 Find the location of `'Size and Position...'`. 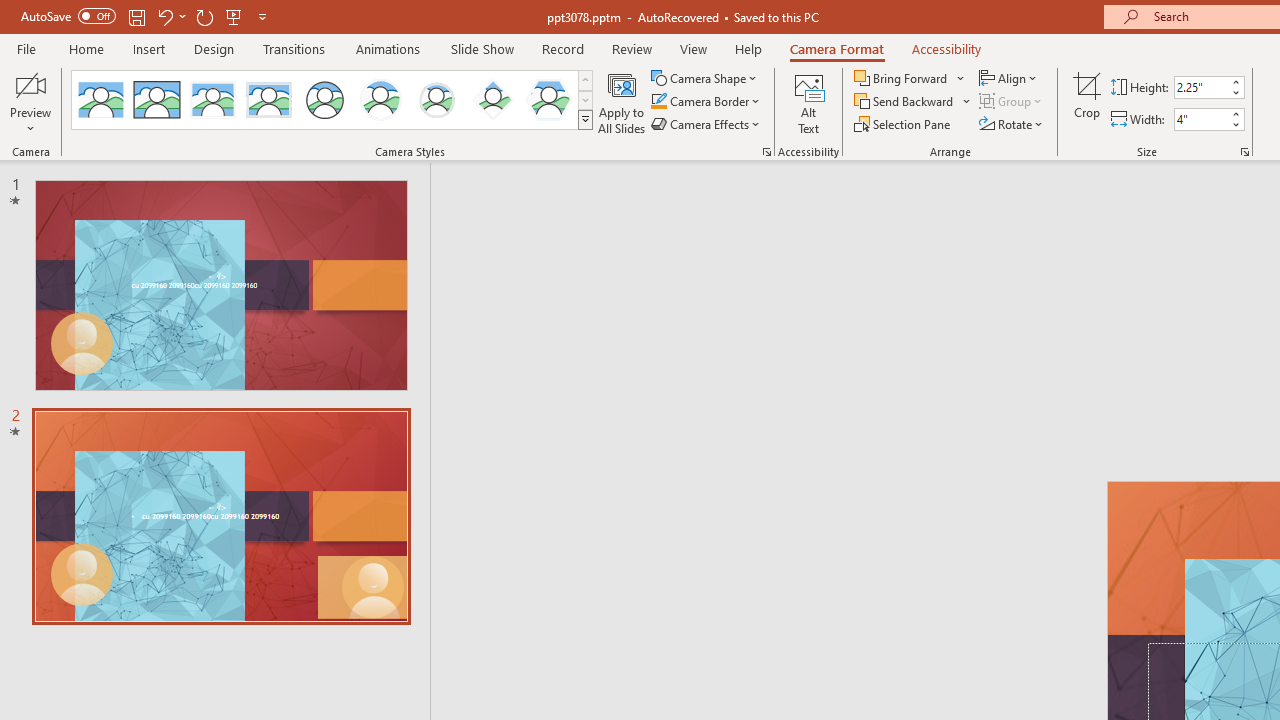

'Size and Position...' is located at coordinates (1243, 150).